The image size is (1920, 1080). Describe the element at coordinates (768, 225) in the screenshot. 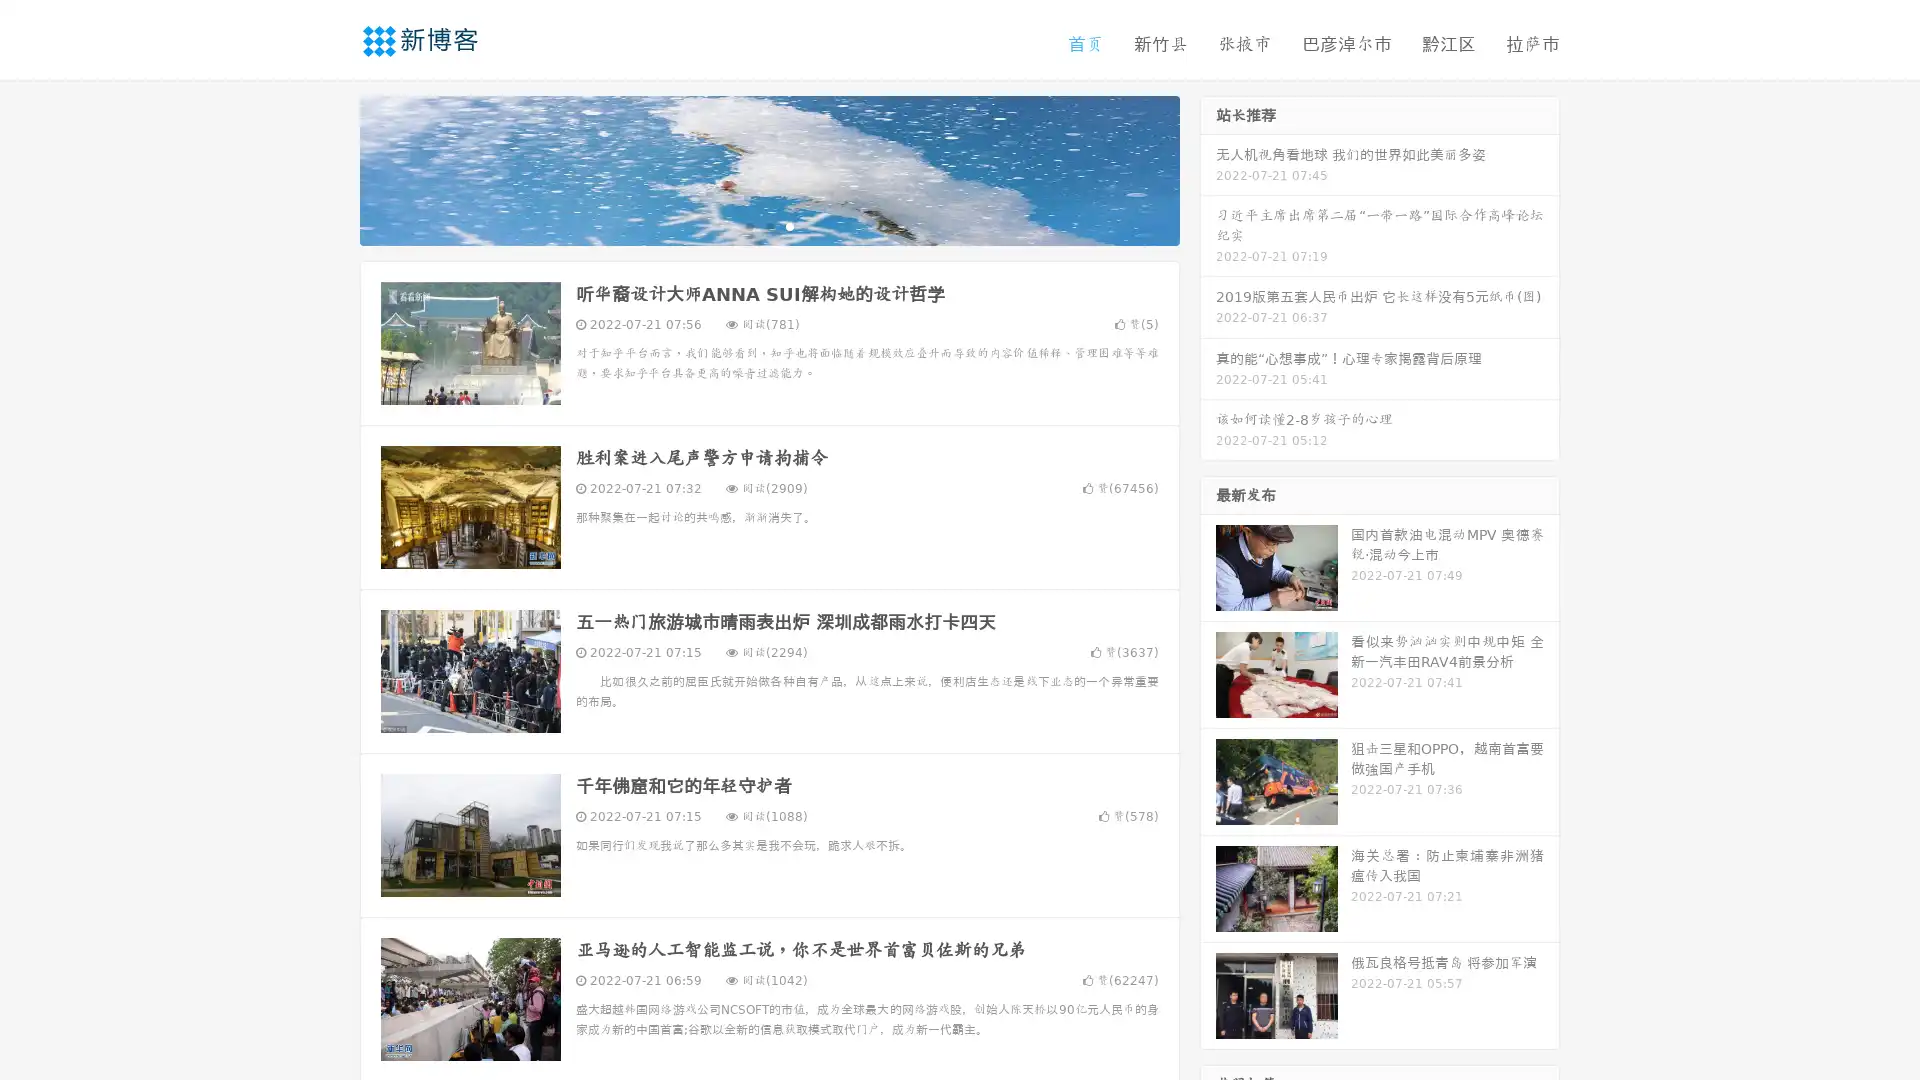

I see `Go to slide 2` at that location.